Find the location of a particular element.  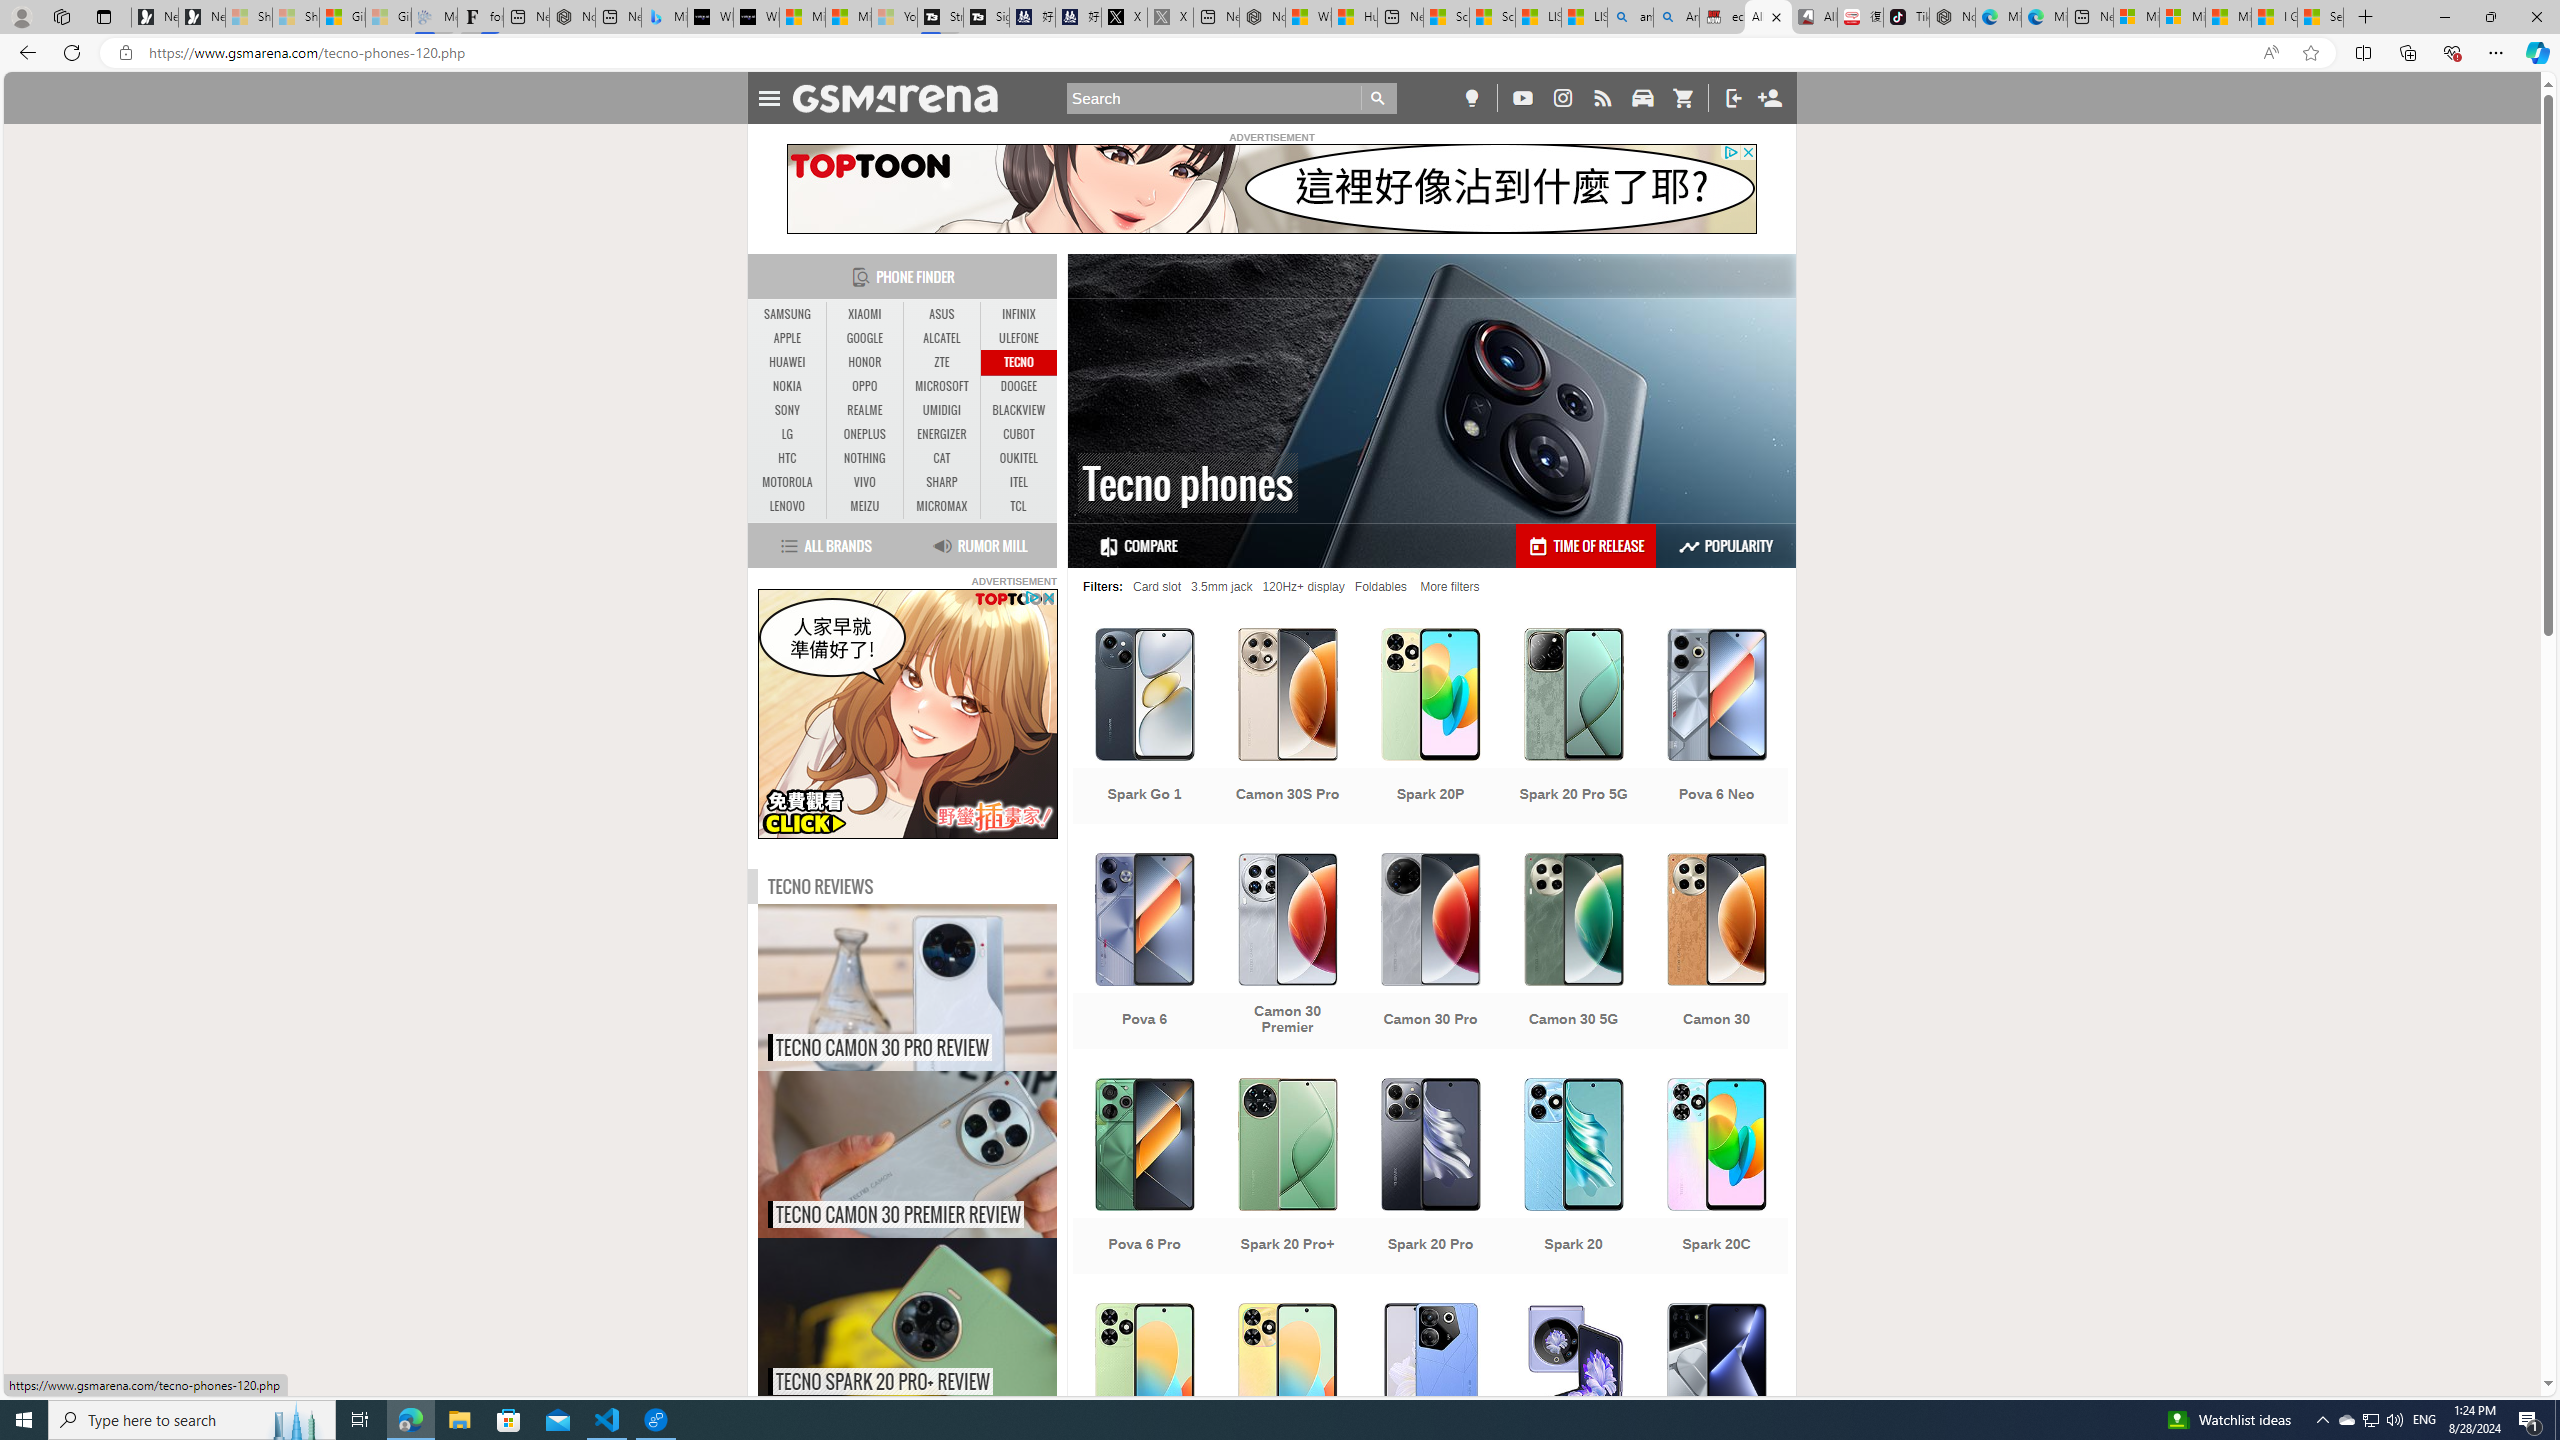

'Tecno Spark 20 Pro+ review' is located at coordinates (949, 1321).